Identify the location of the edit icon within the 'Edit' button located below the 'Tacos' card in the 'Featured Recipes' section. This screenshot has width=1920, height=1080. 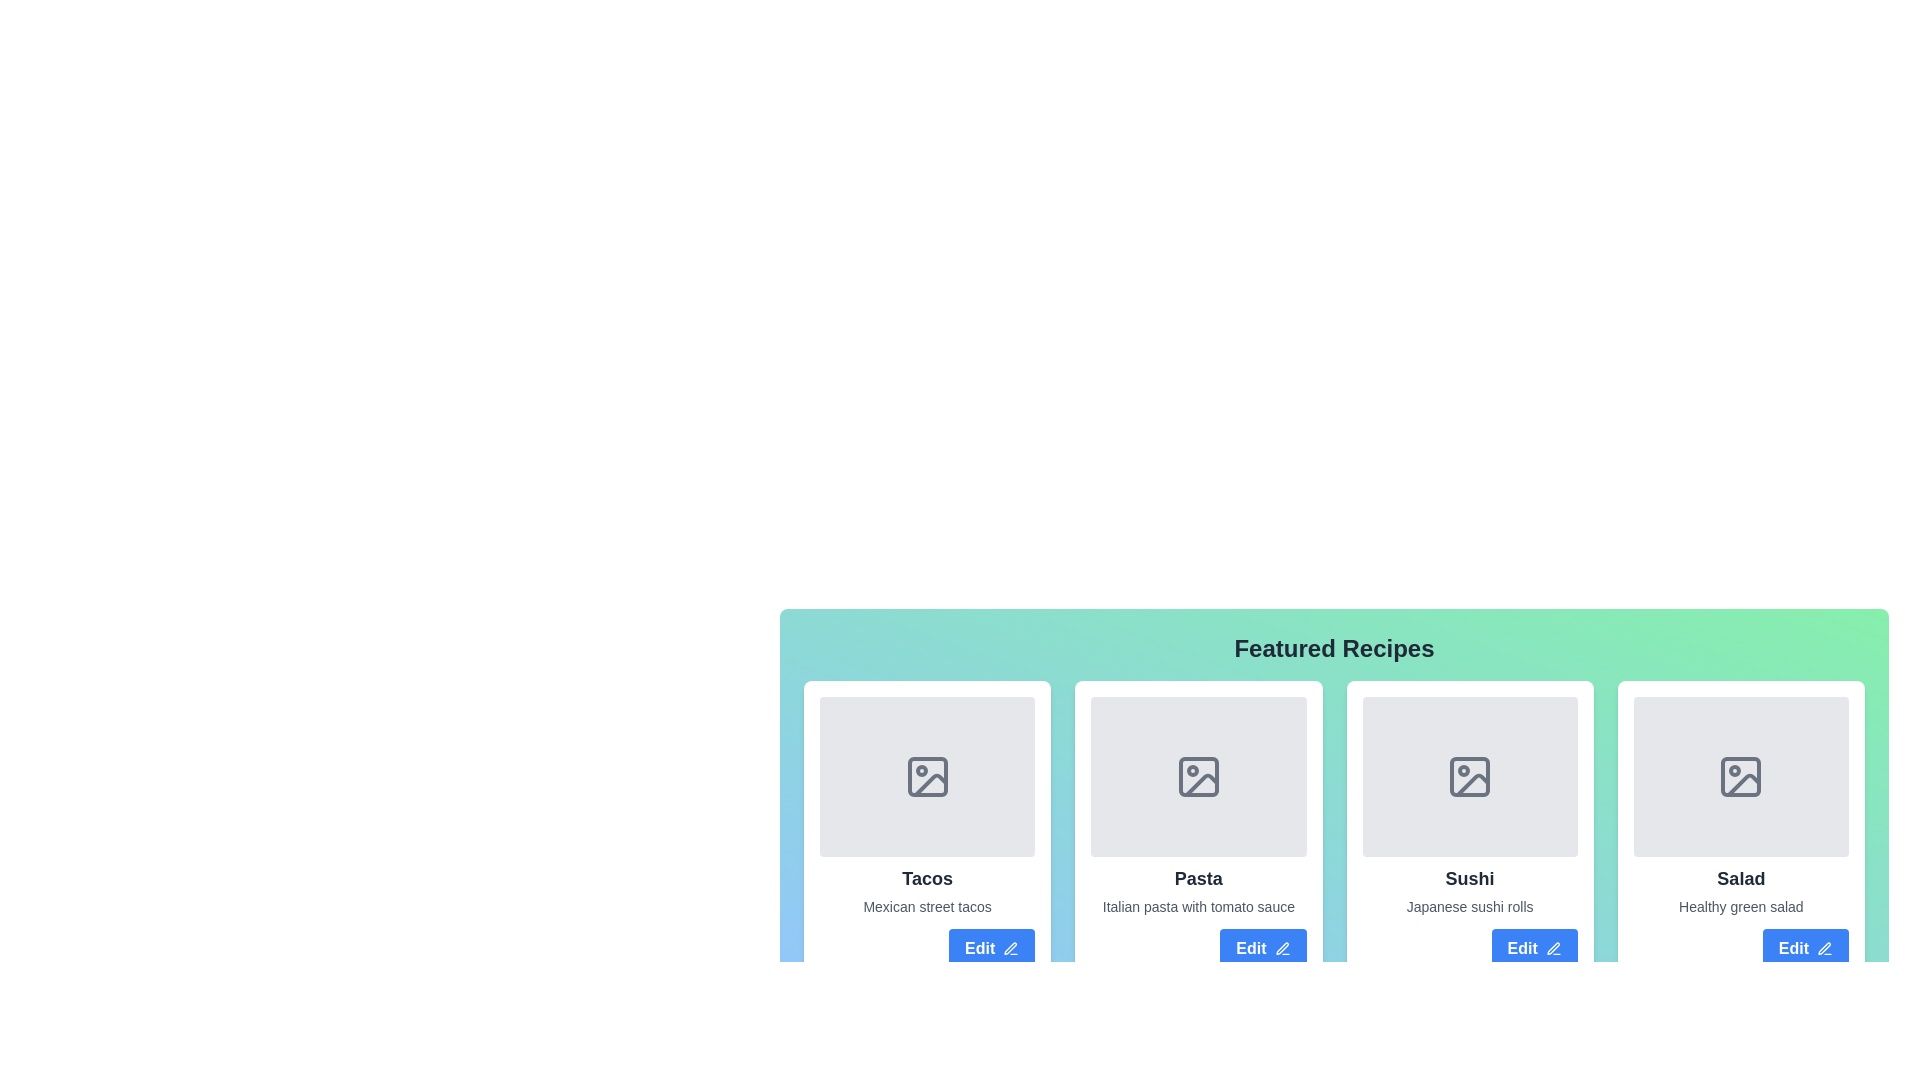
(1010, 947).